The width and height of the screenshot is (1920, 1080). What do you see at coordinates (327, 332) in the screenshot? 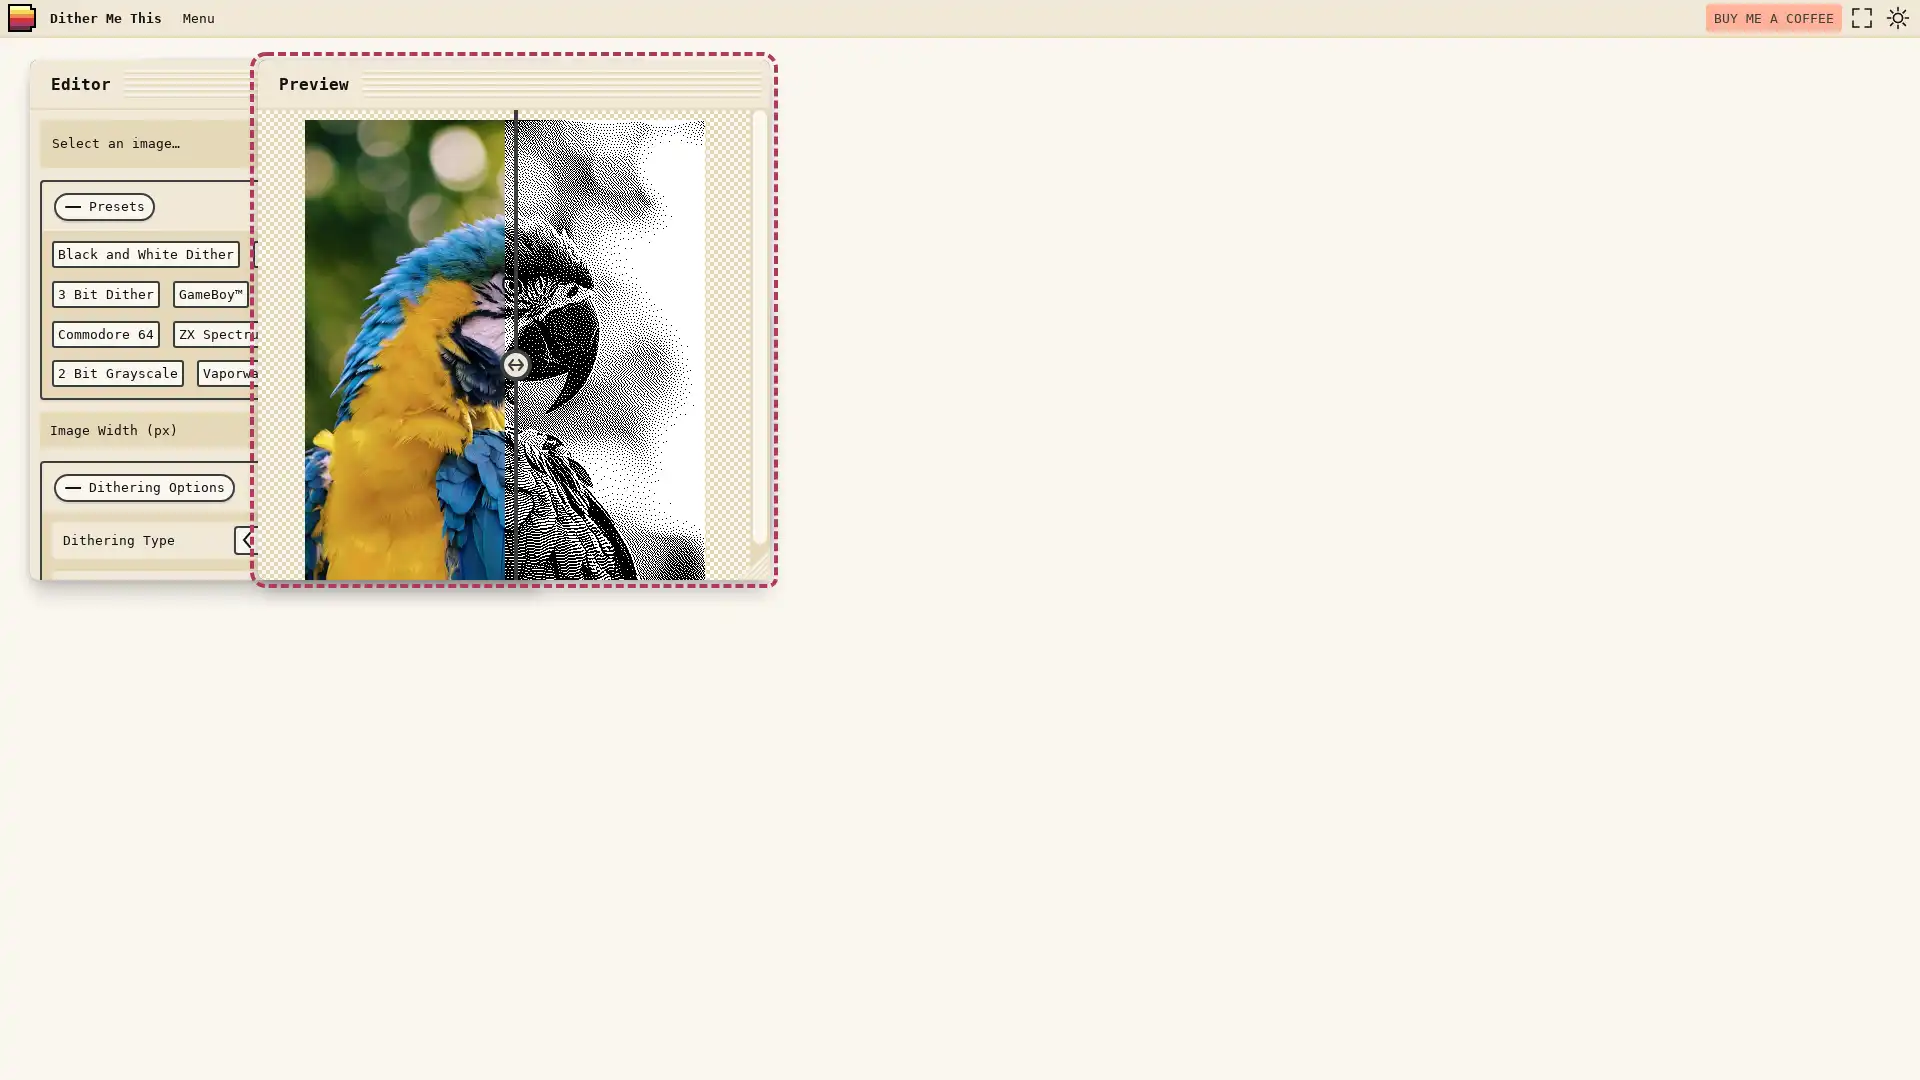
I see `6 Bit RGB` at bounding box center [327, 332].